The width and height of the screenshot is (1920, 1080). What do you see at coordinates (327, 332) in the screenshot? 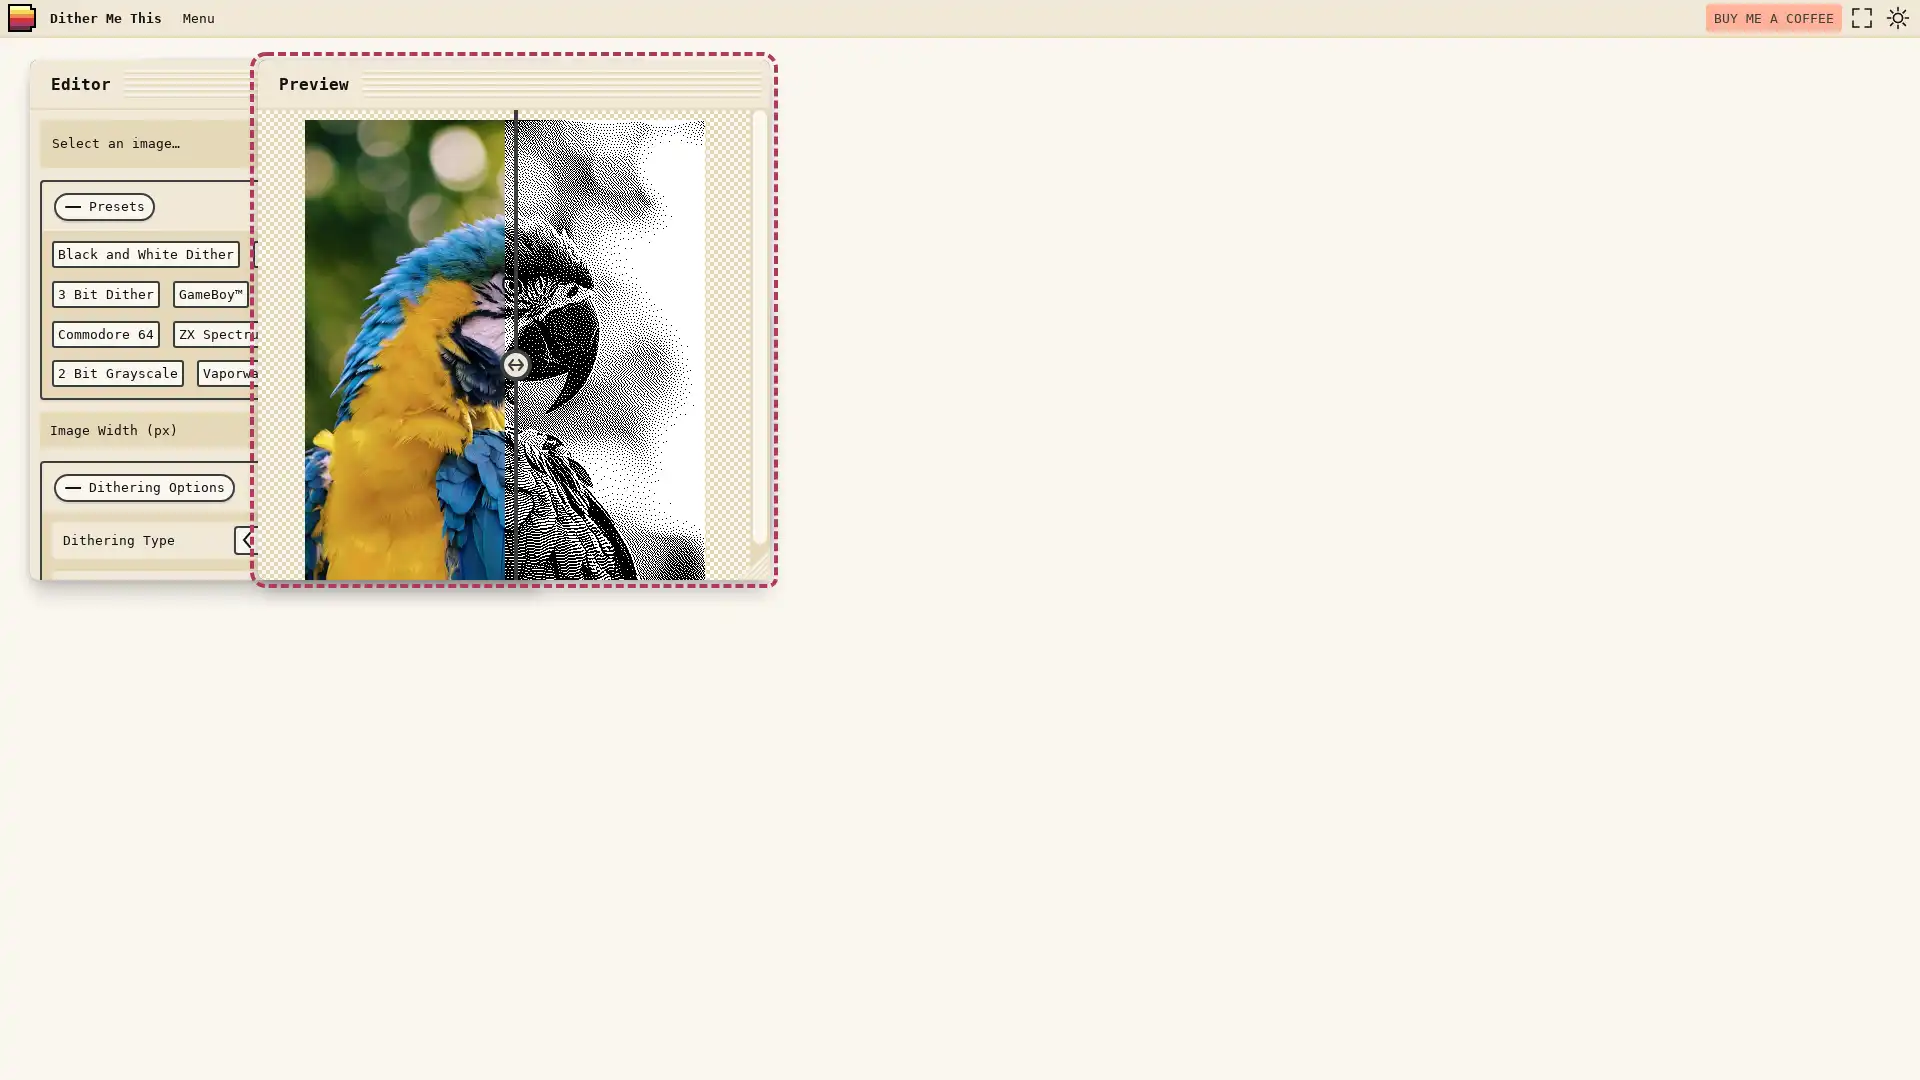
I see `6 Bit RGB` at bounding box center [327, 332].